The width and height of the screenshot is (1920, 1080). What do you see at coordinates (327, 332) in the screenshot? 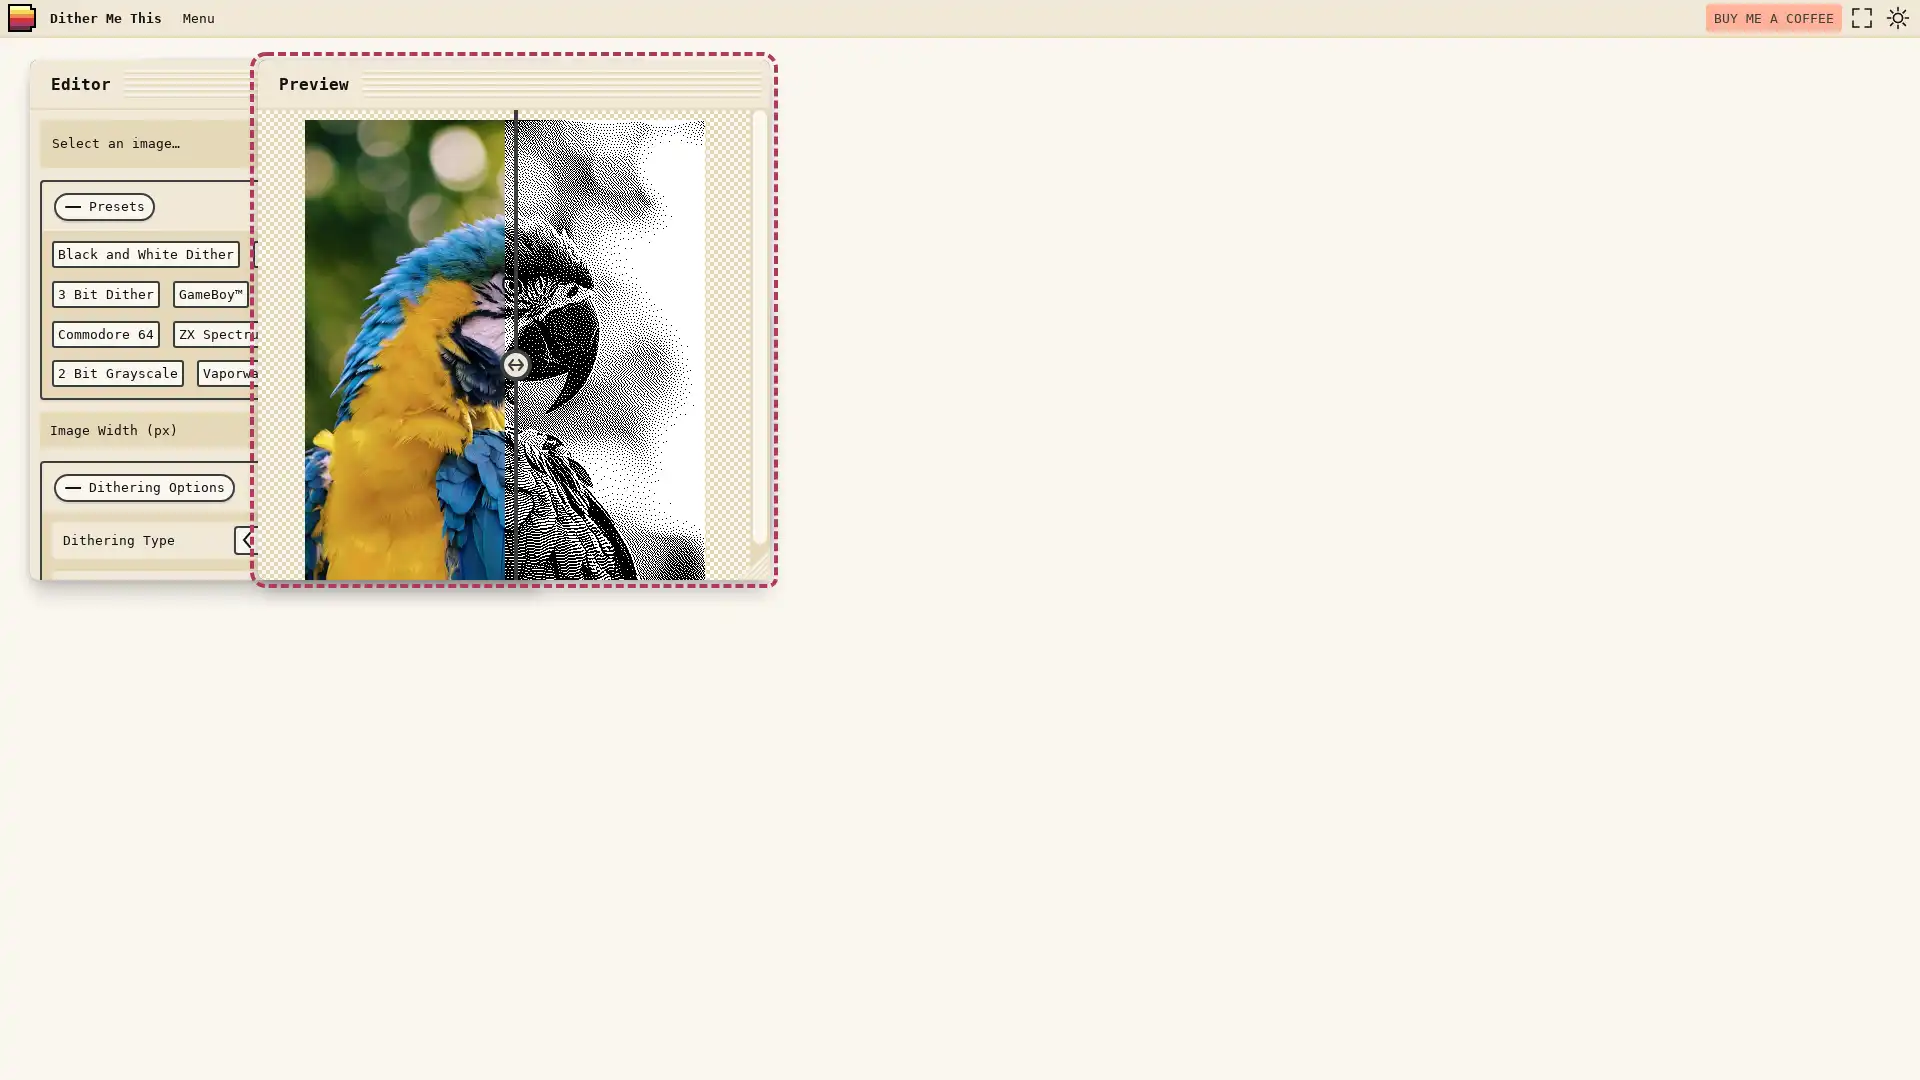
I see `6 Bit RGB` at bounding box center [327, 332].